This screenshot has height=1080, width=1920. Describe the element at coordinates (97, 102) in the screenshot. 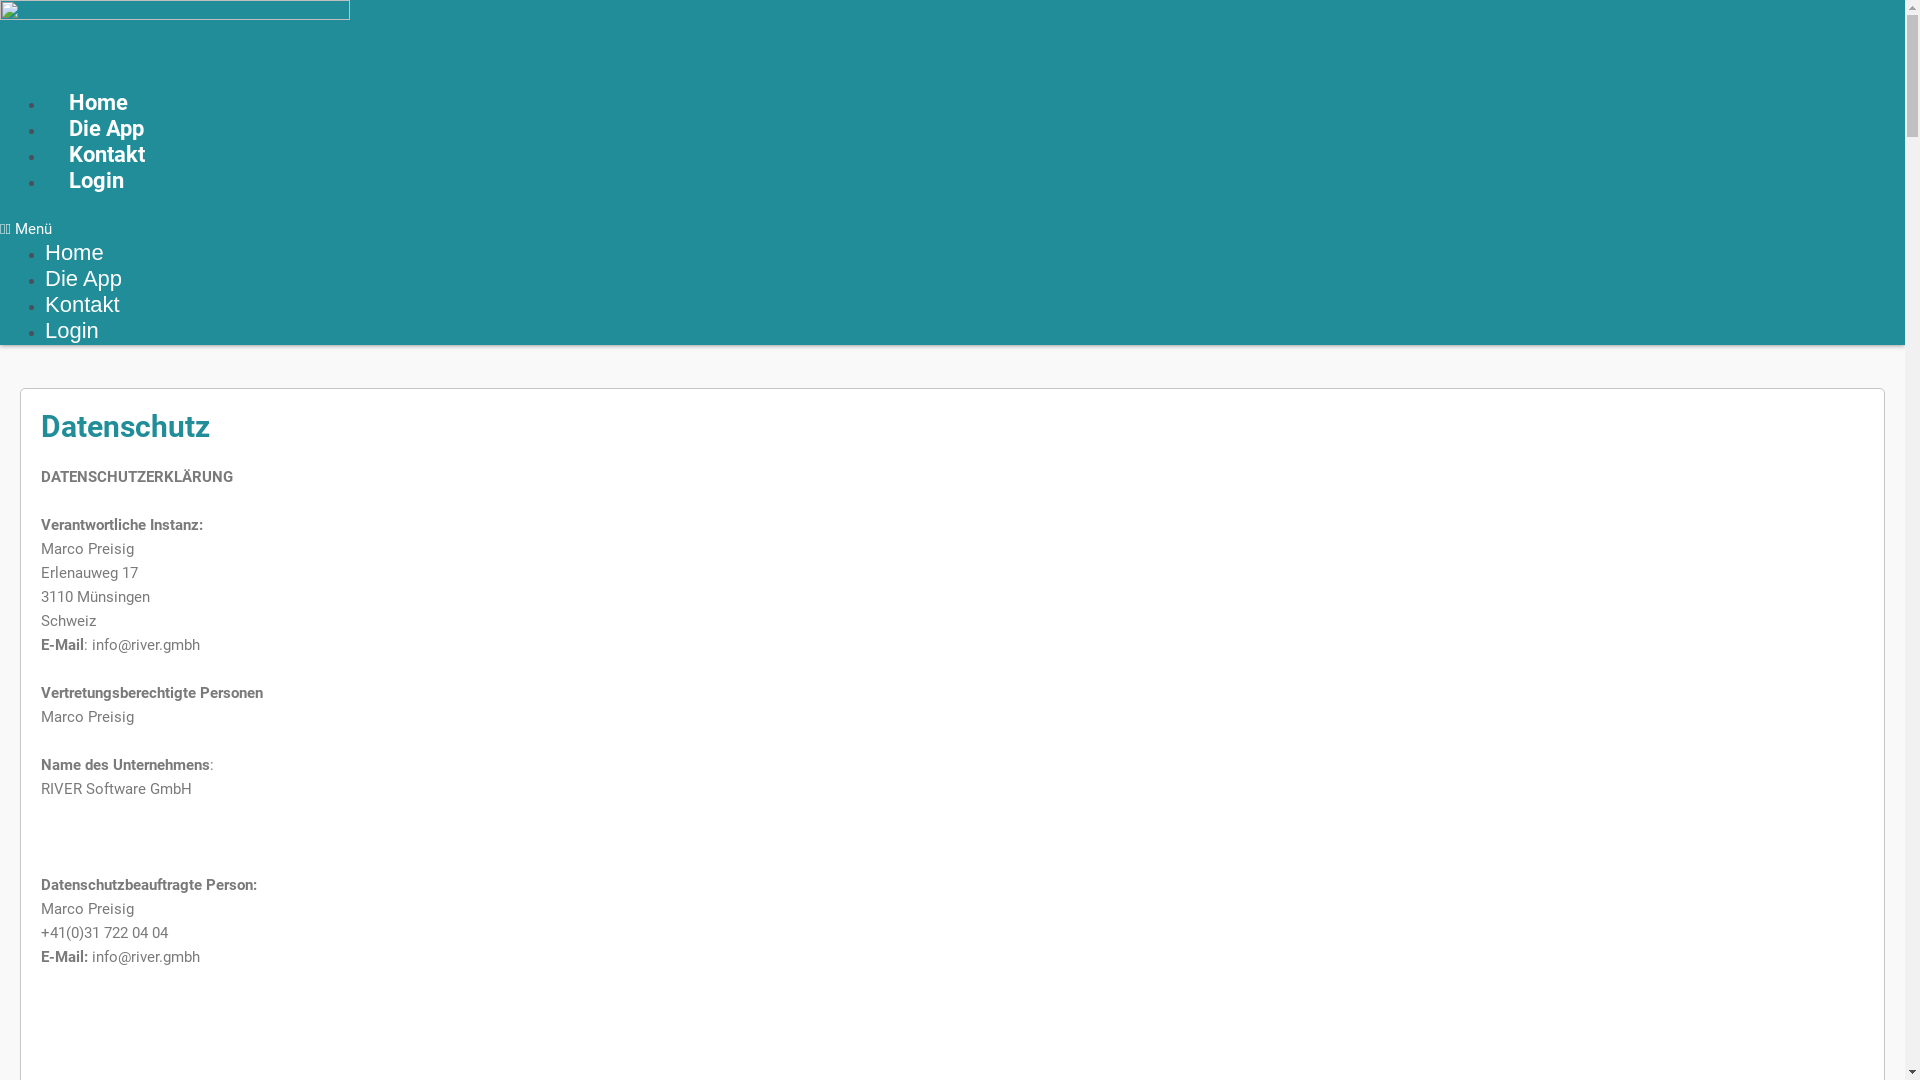

I see `'Home'` at that location.